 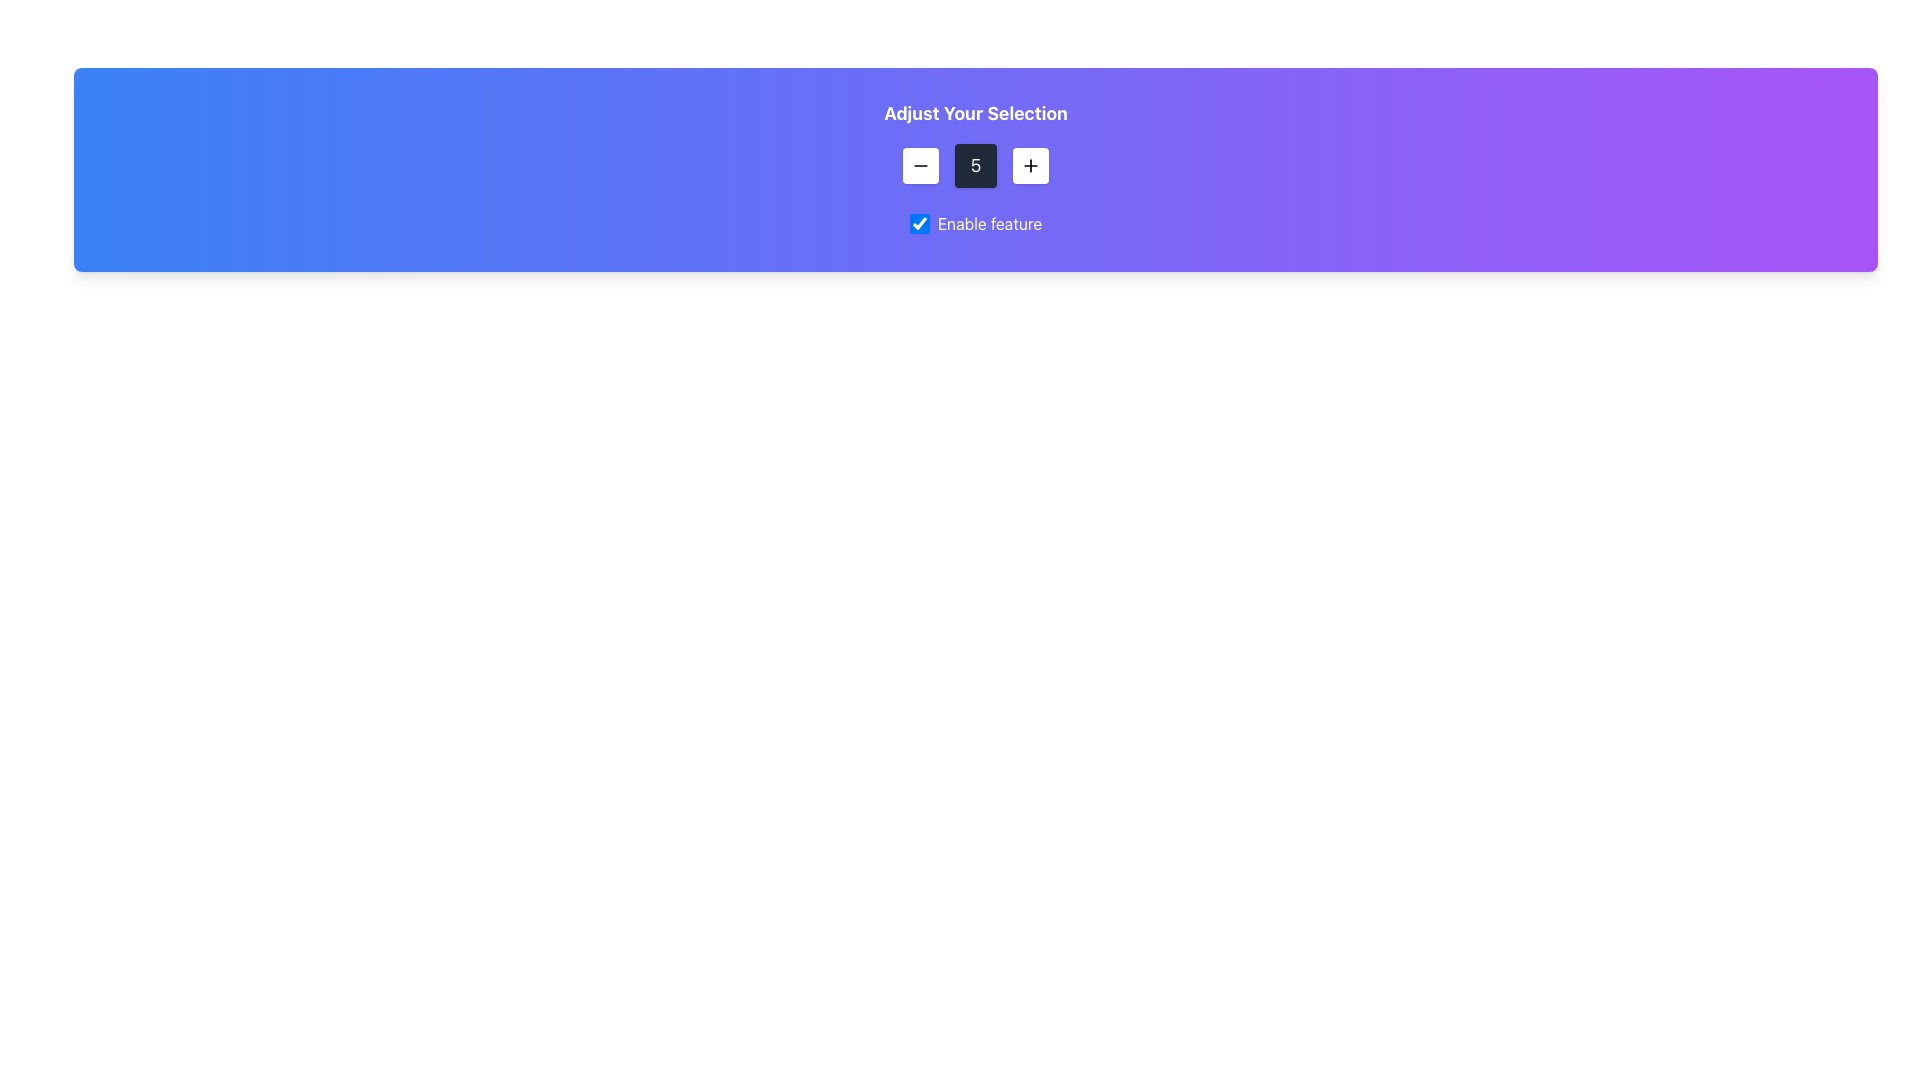 I want to click on the dark gray rectangular button with rounded corners containing the white text '5', which is centrally positioned among its siblings in the 'Adjust Your Selection' section, so click(x=975, y=164).